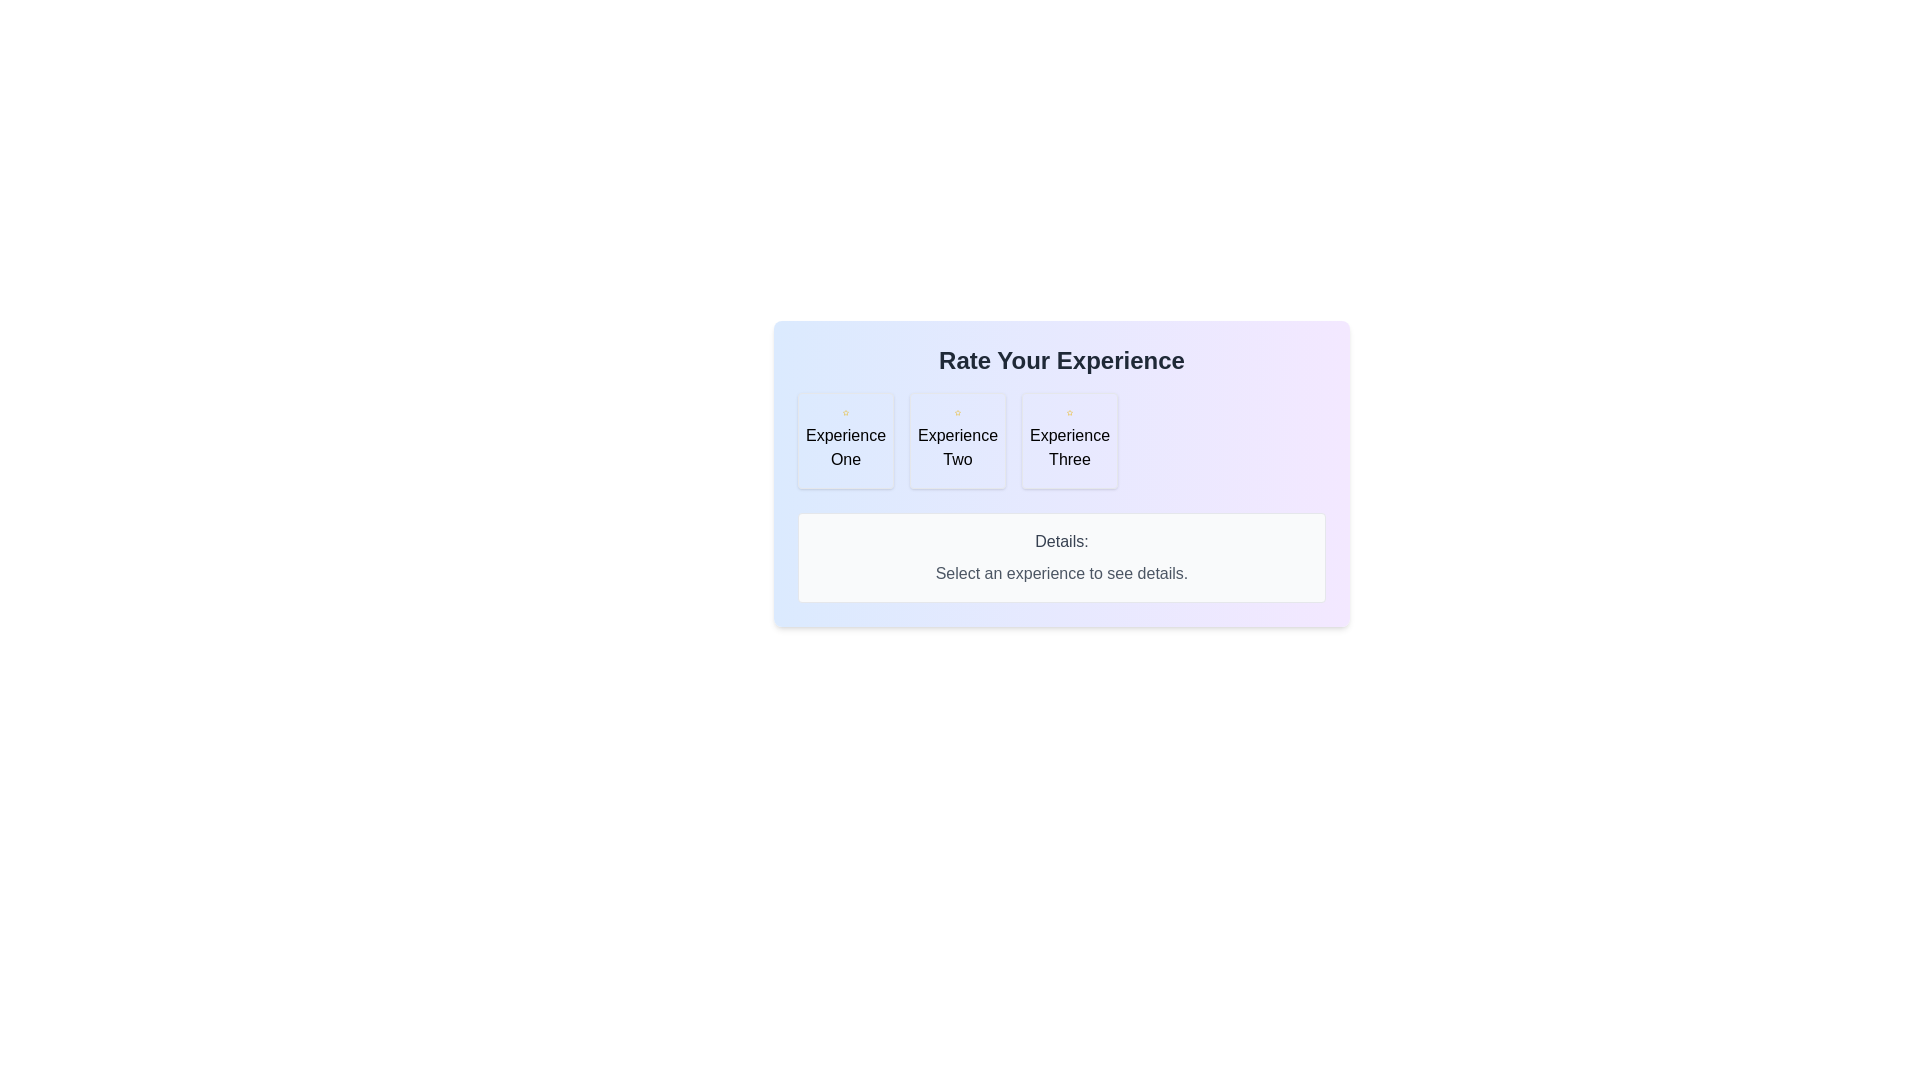 The height and width of the screenshot is (1080, 1920). What do you see at coordinates (1069, 439) in the screenshot?
I see `the selectable card element labeled 'Experience Three', which is the third card in a group of three, featuring a yellow star icon and a light background` at bounding box center [1069, 439].